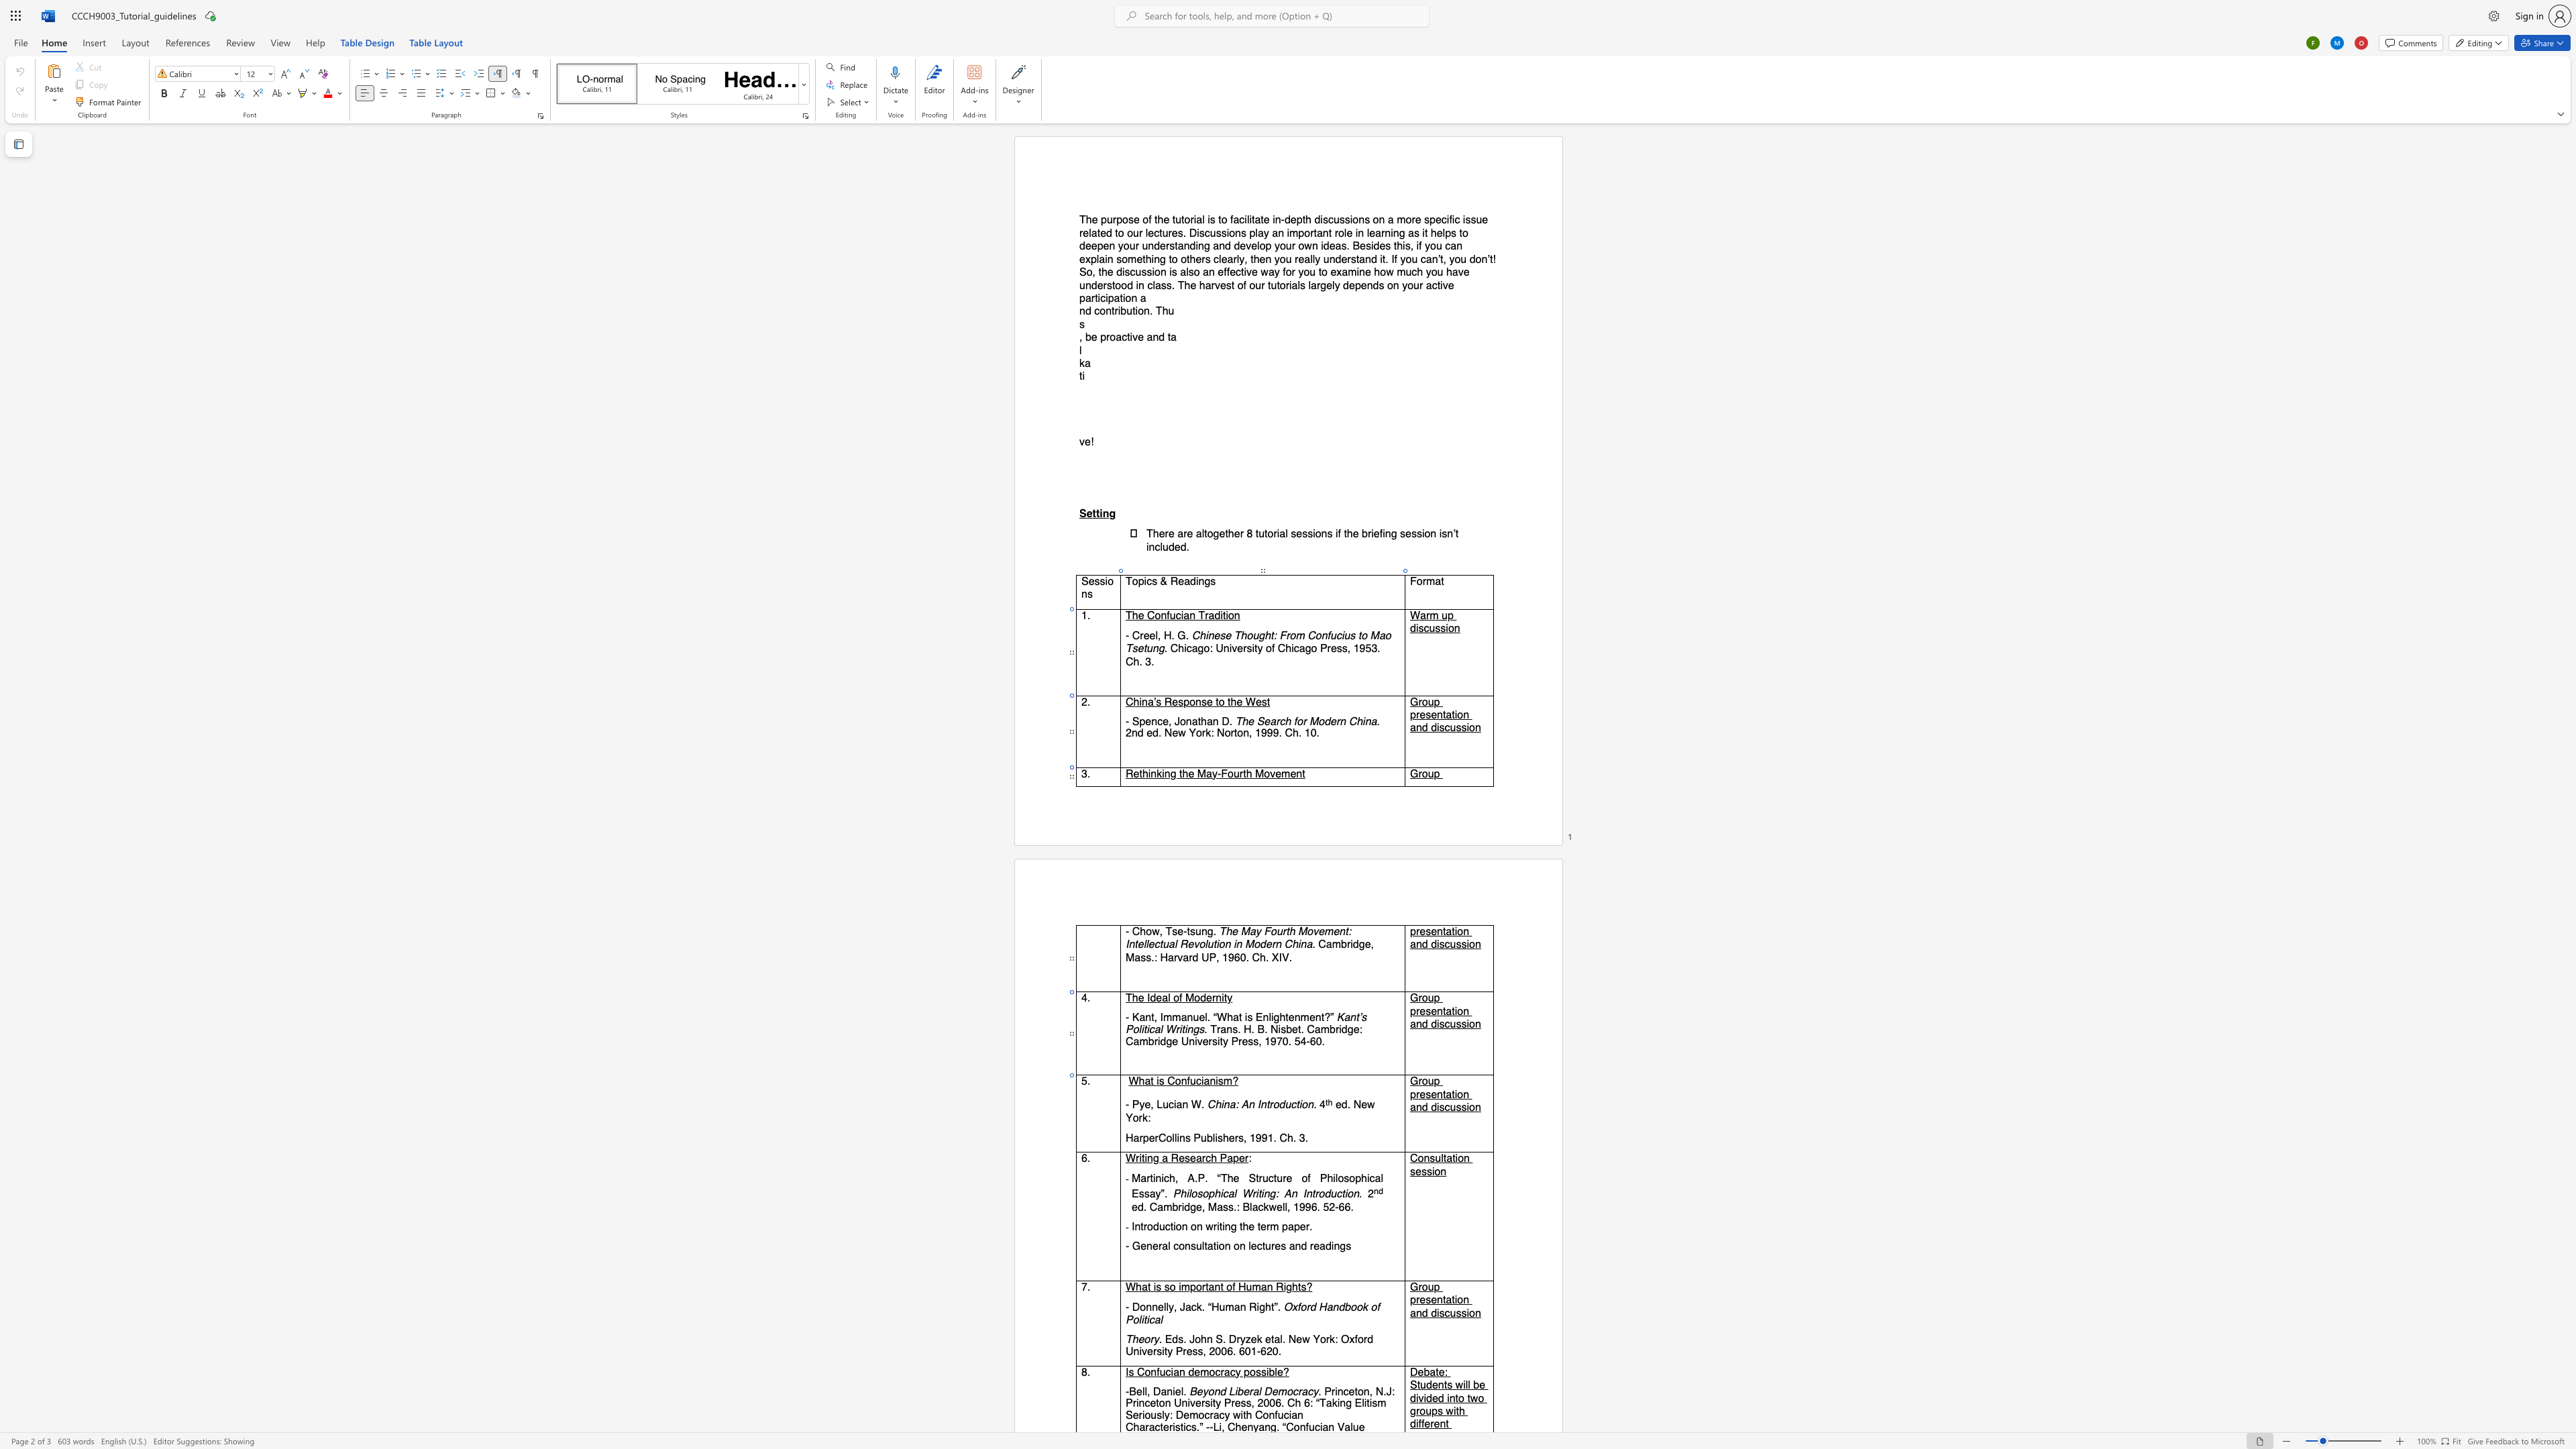 The width and height of the screenshot is (2576, 1449). I want to click on the 3th character "i" in the text, so click(1466, 1024).